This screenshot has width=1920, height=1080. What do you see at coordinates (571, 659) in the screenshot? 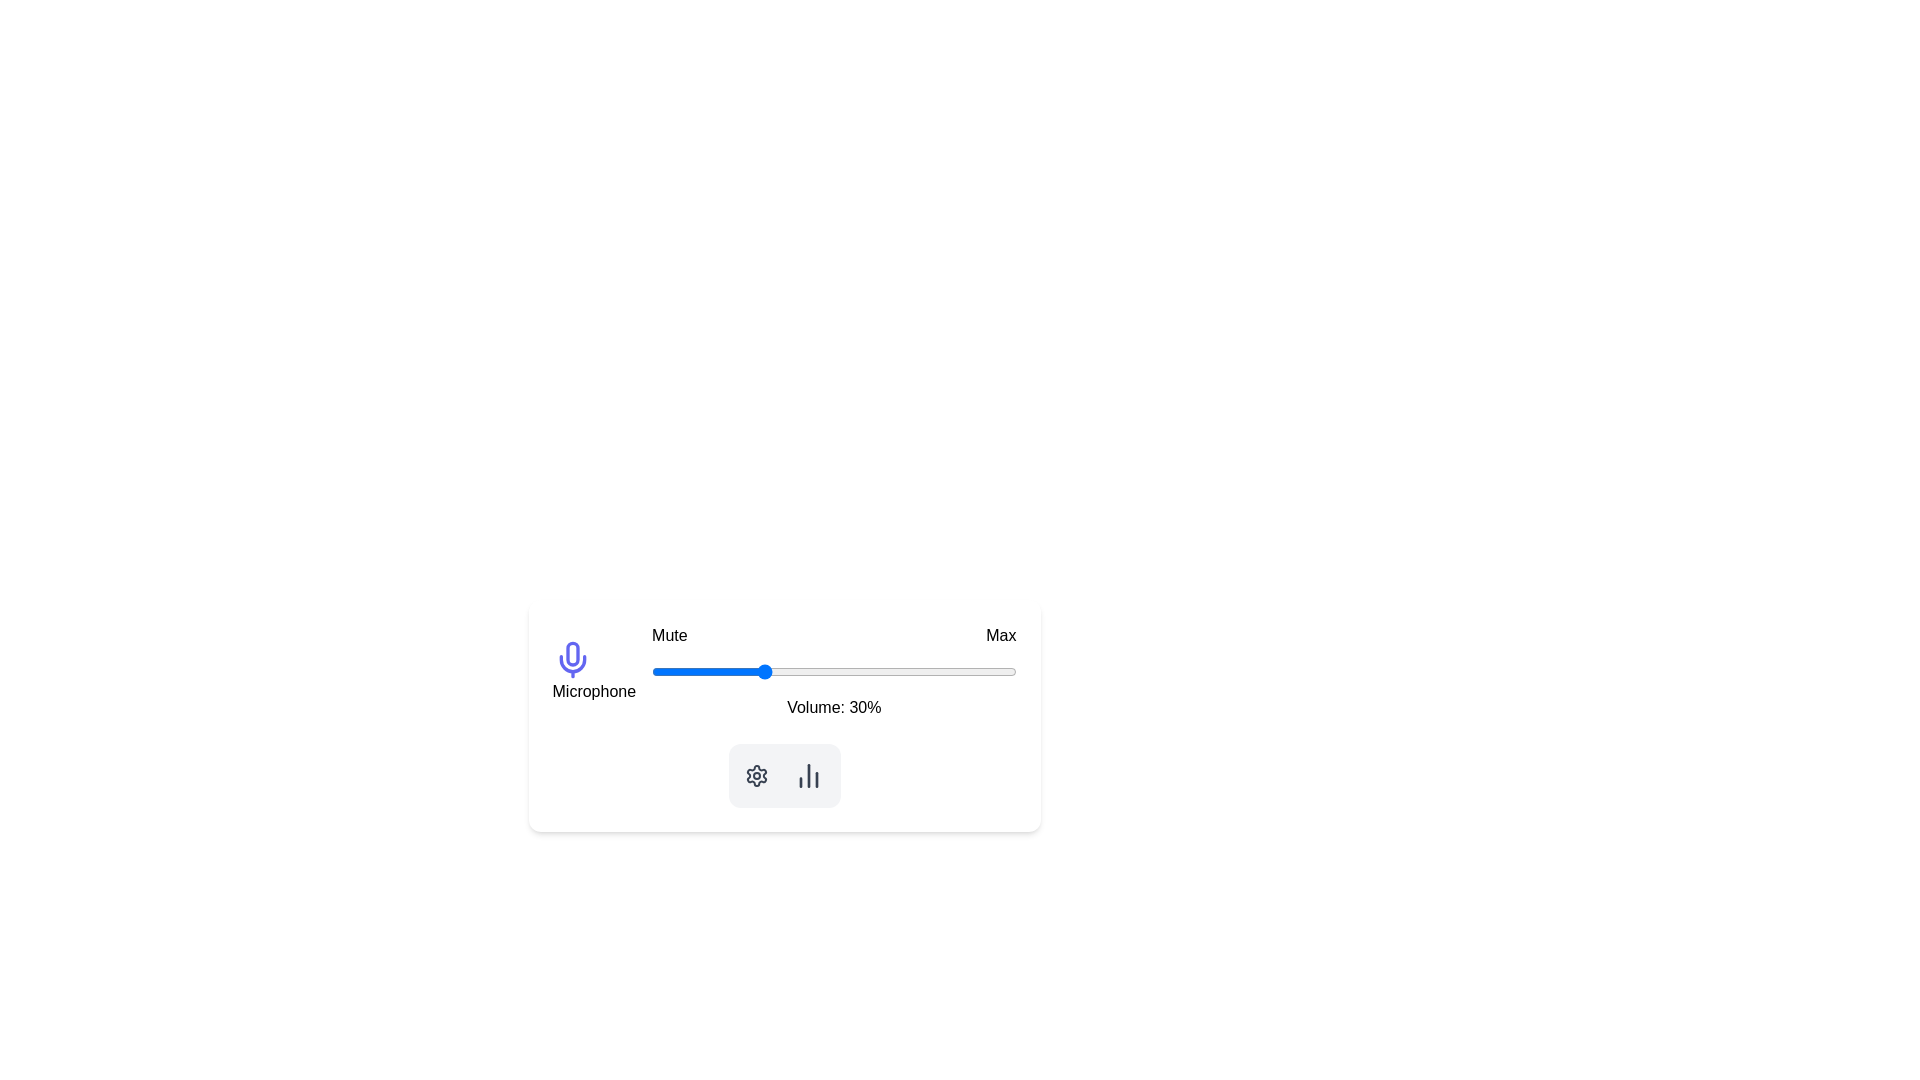
I see `the microphone icon to access microphone-related actions` at bounding box center [571, 659].